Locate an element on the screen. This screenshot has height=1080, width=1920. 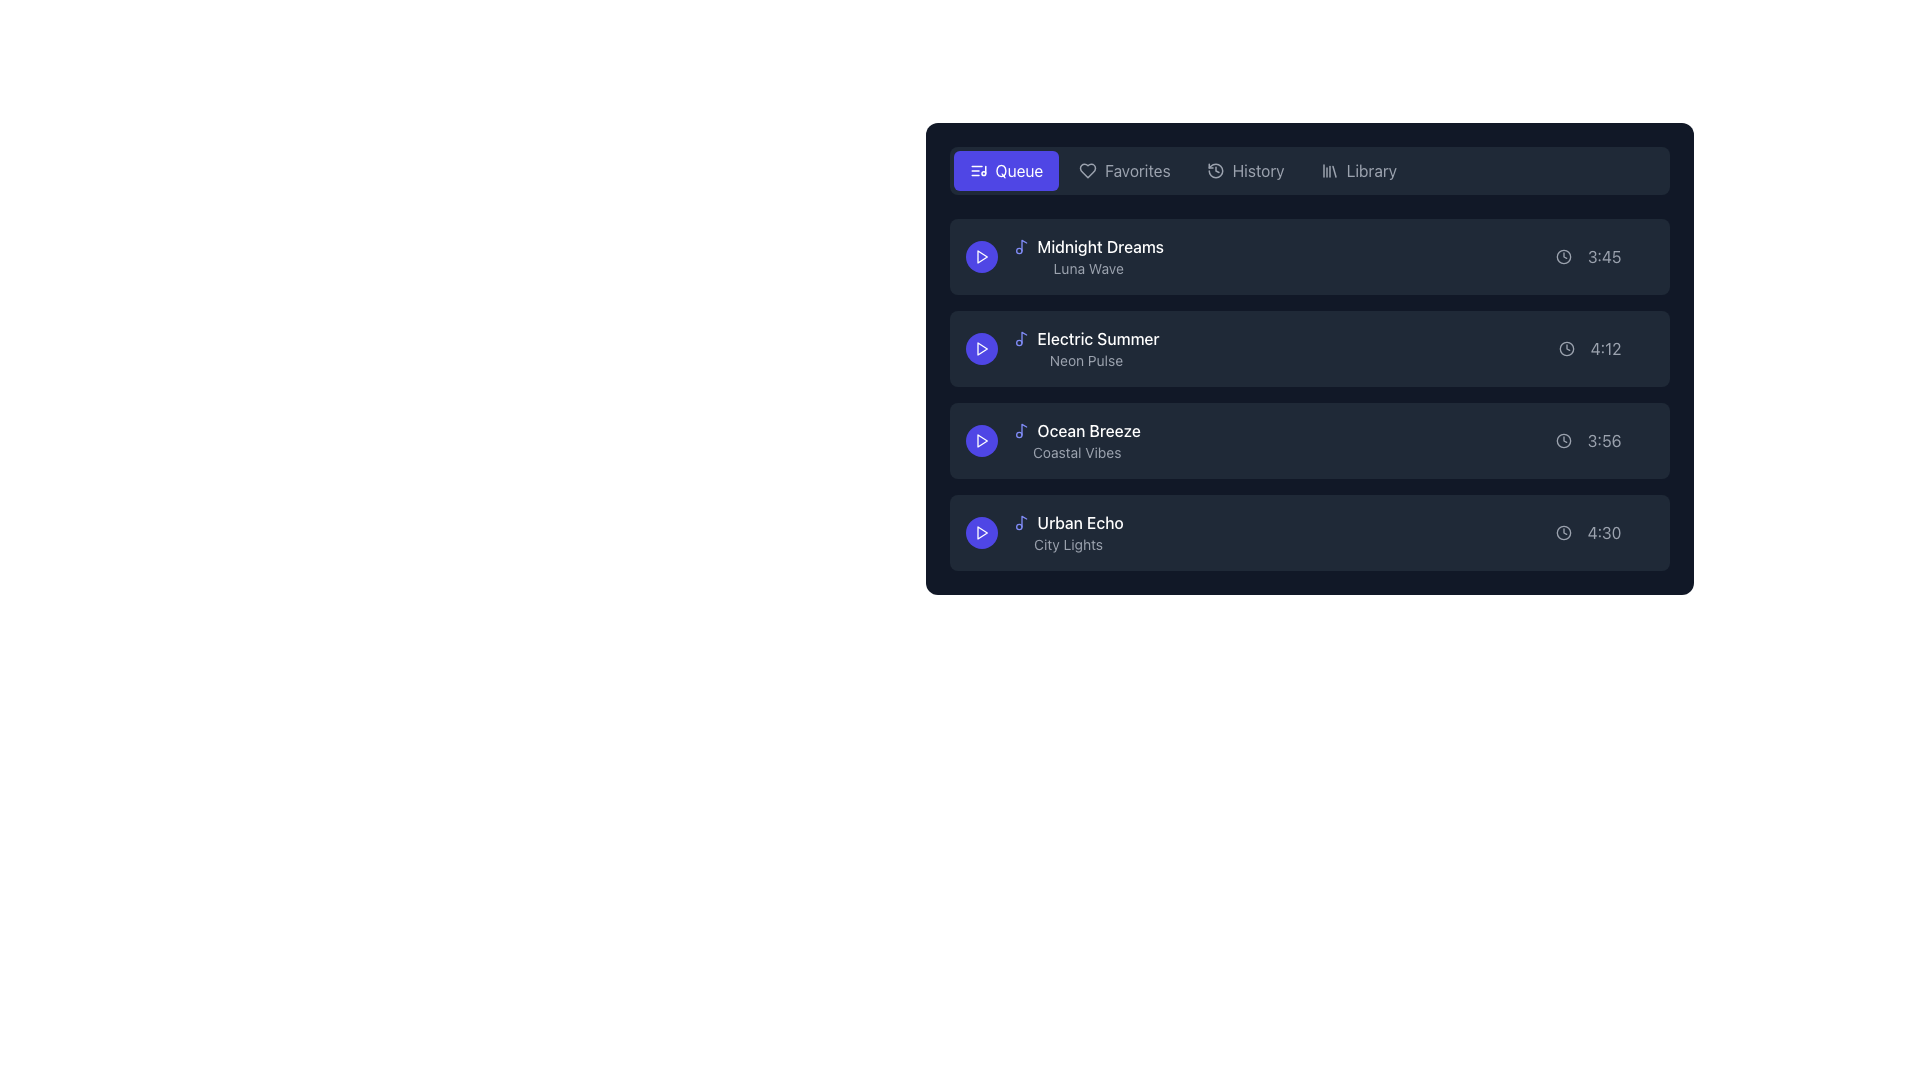
text content of the label displaying 'City Lights', which is a small gray font on a dark background, located at the bottom of the 'Urban Echo' section, specifically at the far-right of the fourth list item is located at coordinates (1067, 544).